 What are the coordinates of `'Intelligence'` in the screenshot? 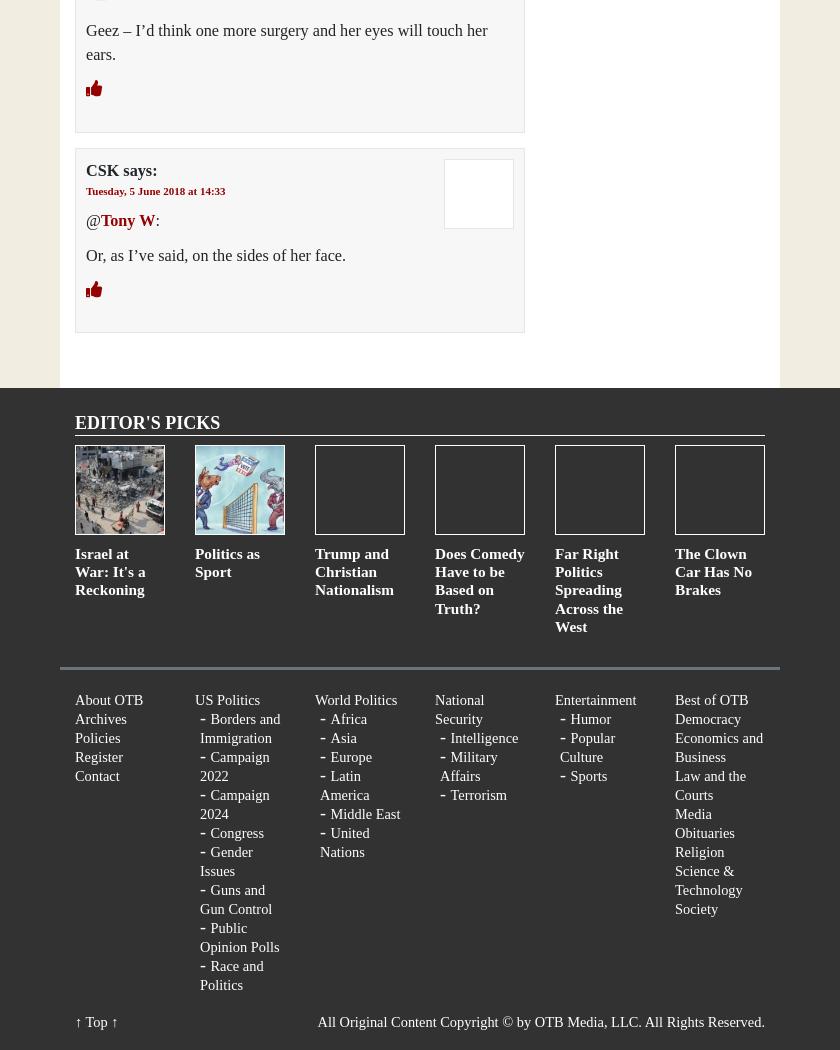 It's located at (483, 735).